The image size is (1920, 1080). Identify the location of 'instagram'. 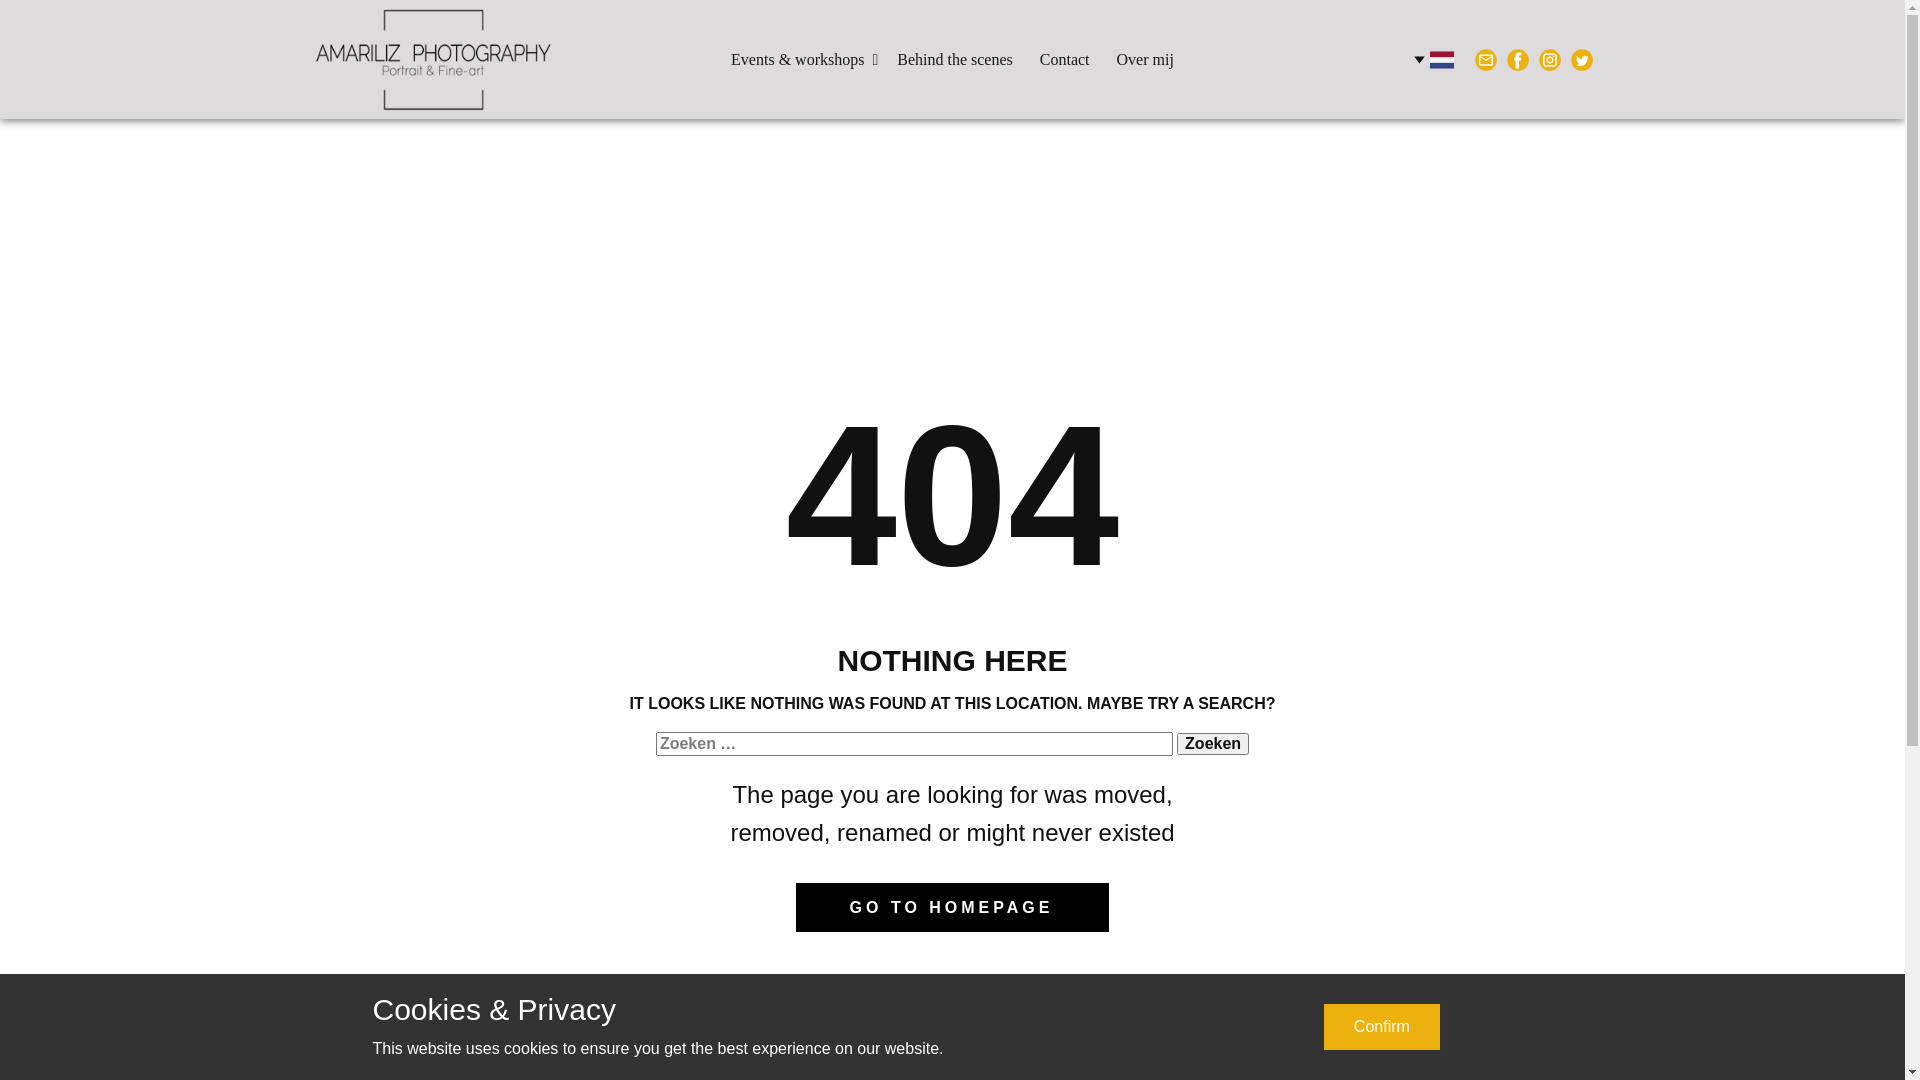
(1548, 59).